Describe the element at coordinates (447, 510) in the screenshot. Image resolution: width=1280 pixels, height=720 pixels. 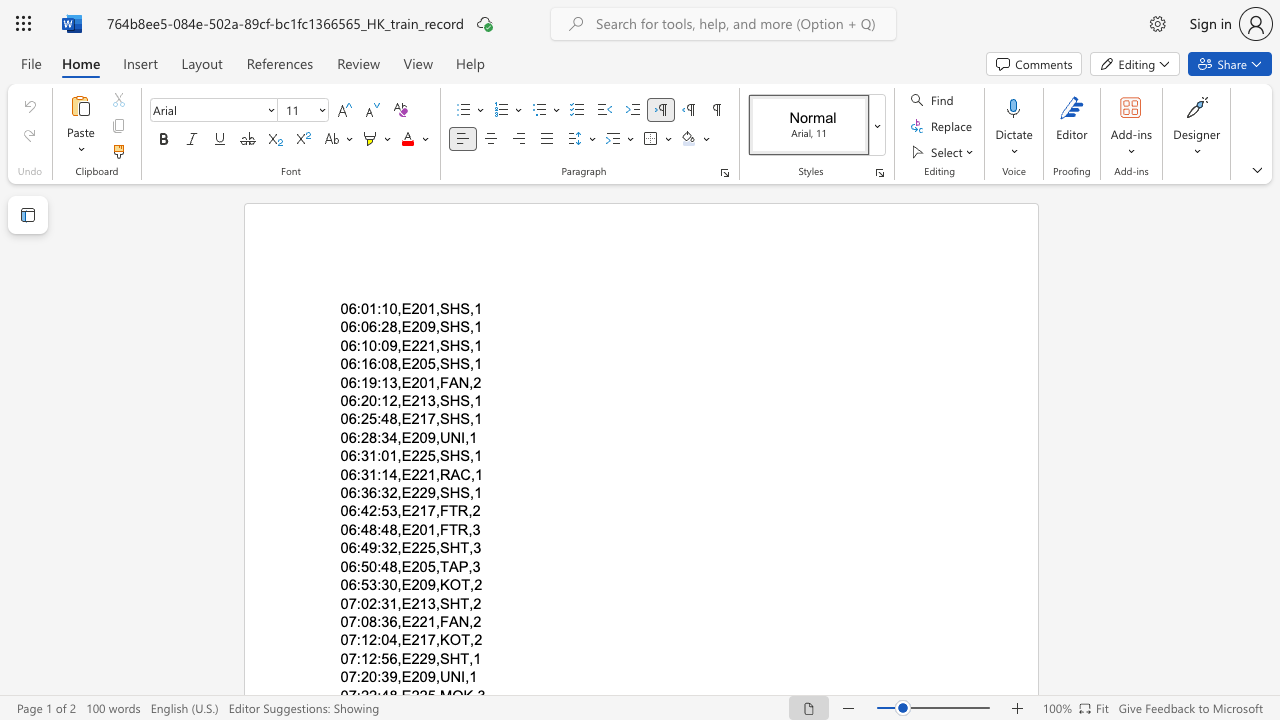
I see `the space between the continuous character "F" and "T" in the text` at that location.